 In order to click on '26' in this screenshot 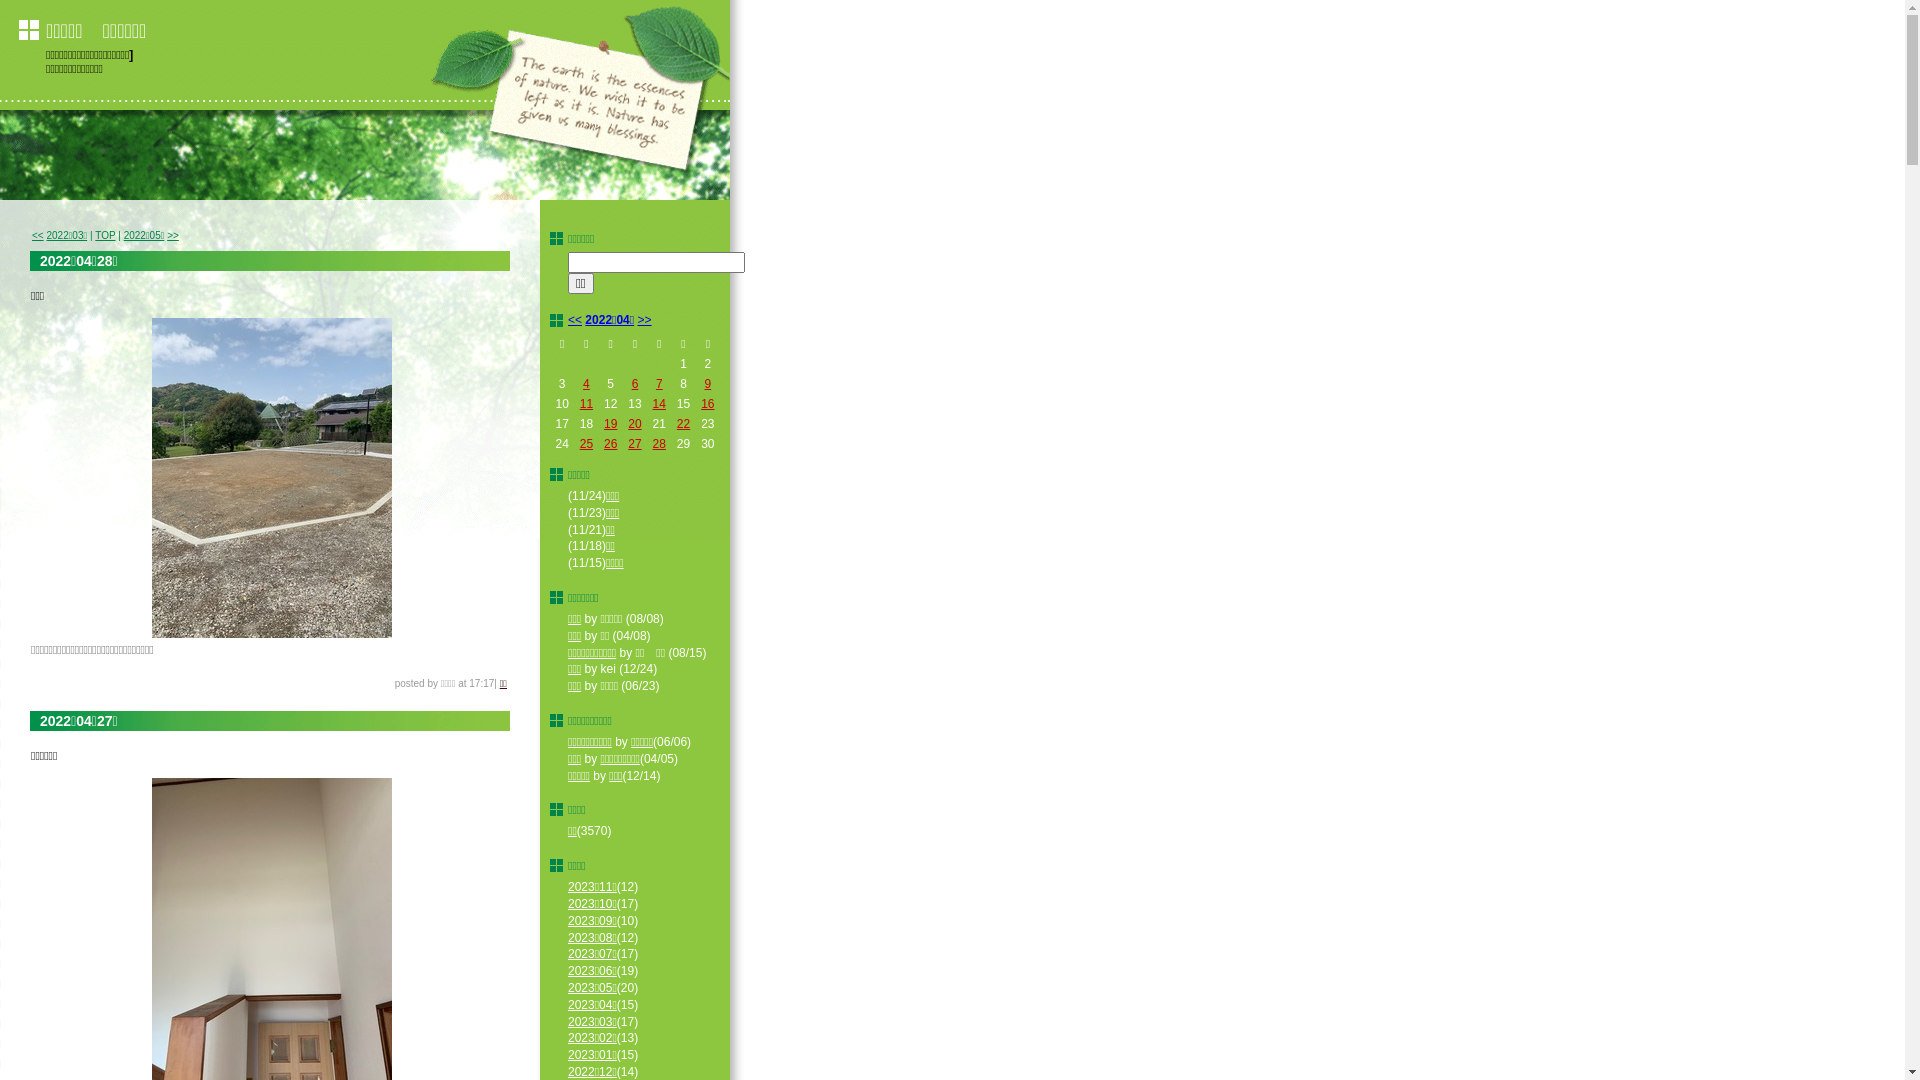, I will do `click(609, 442)`.